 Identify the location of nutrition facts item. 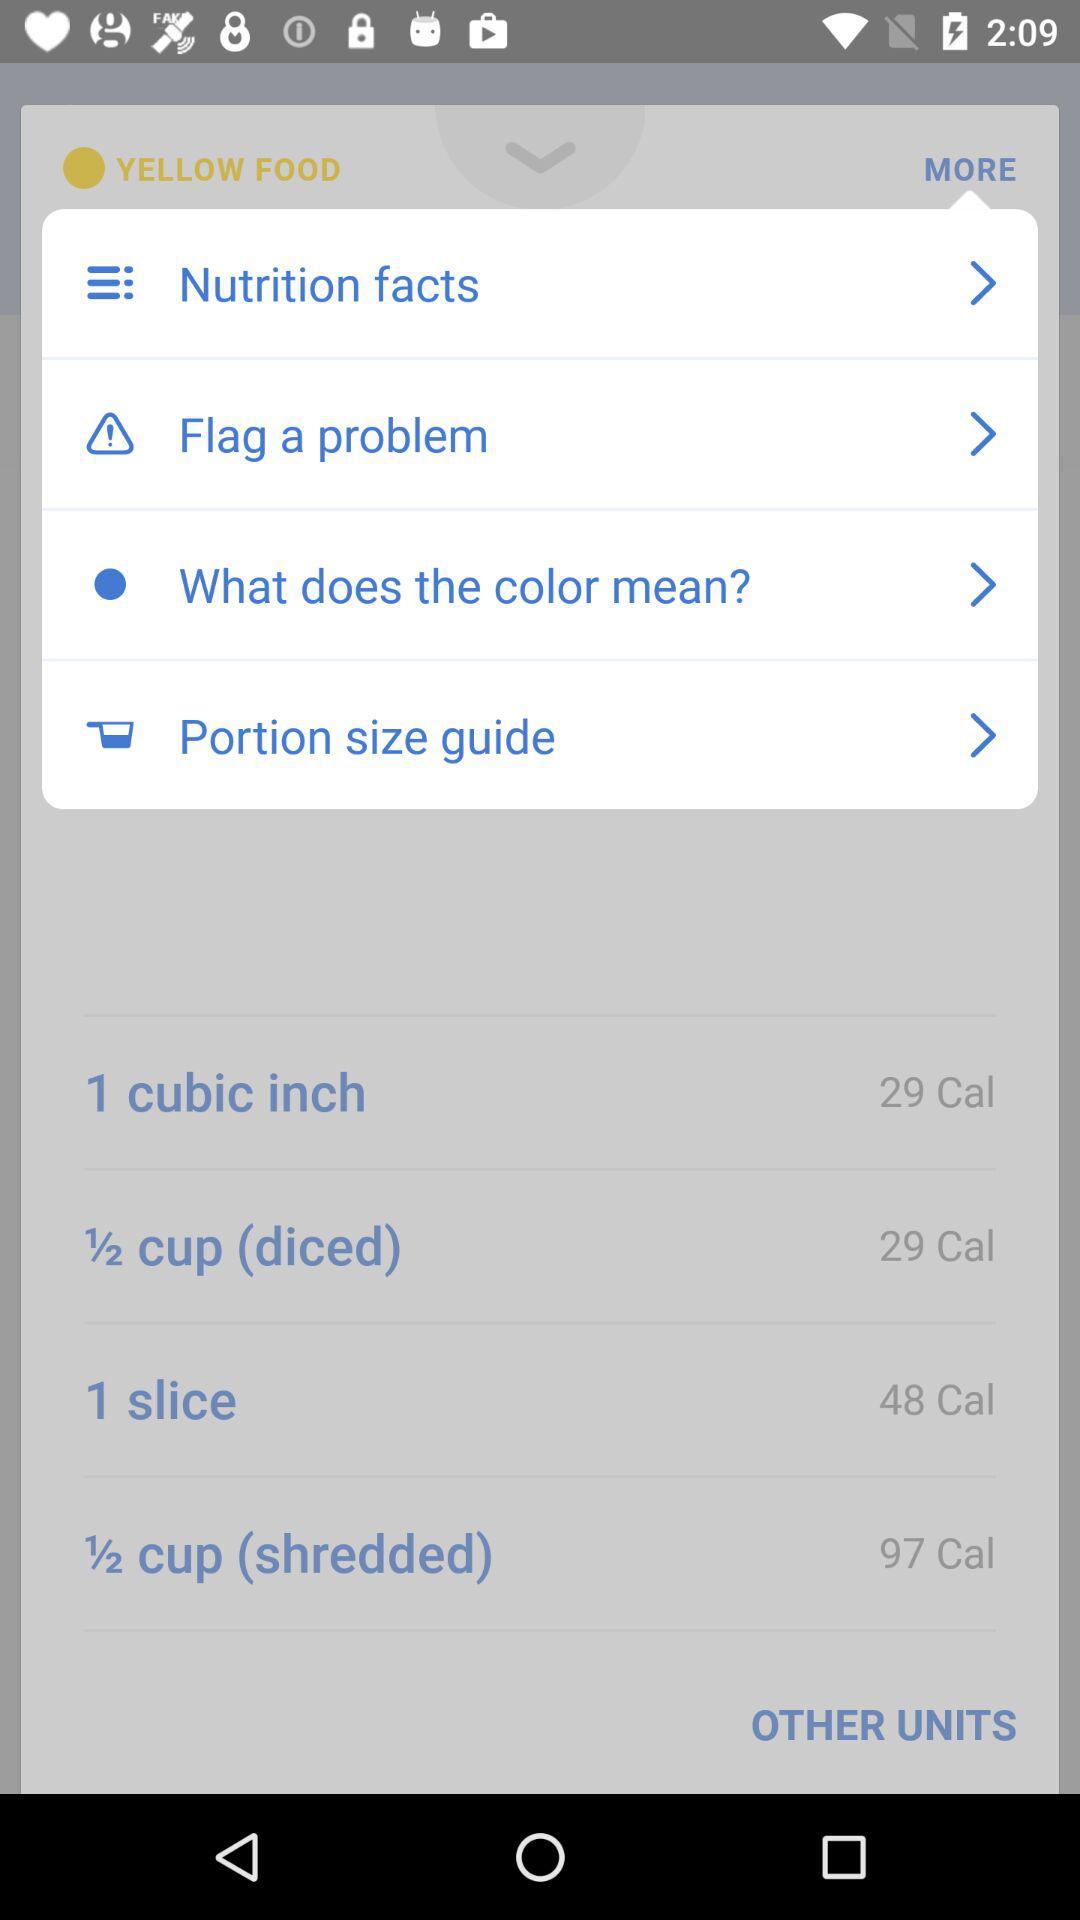
(553, 282).